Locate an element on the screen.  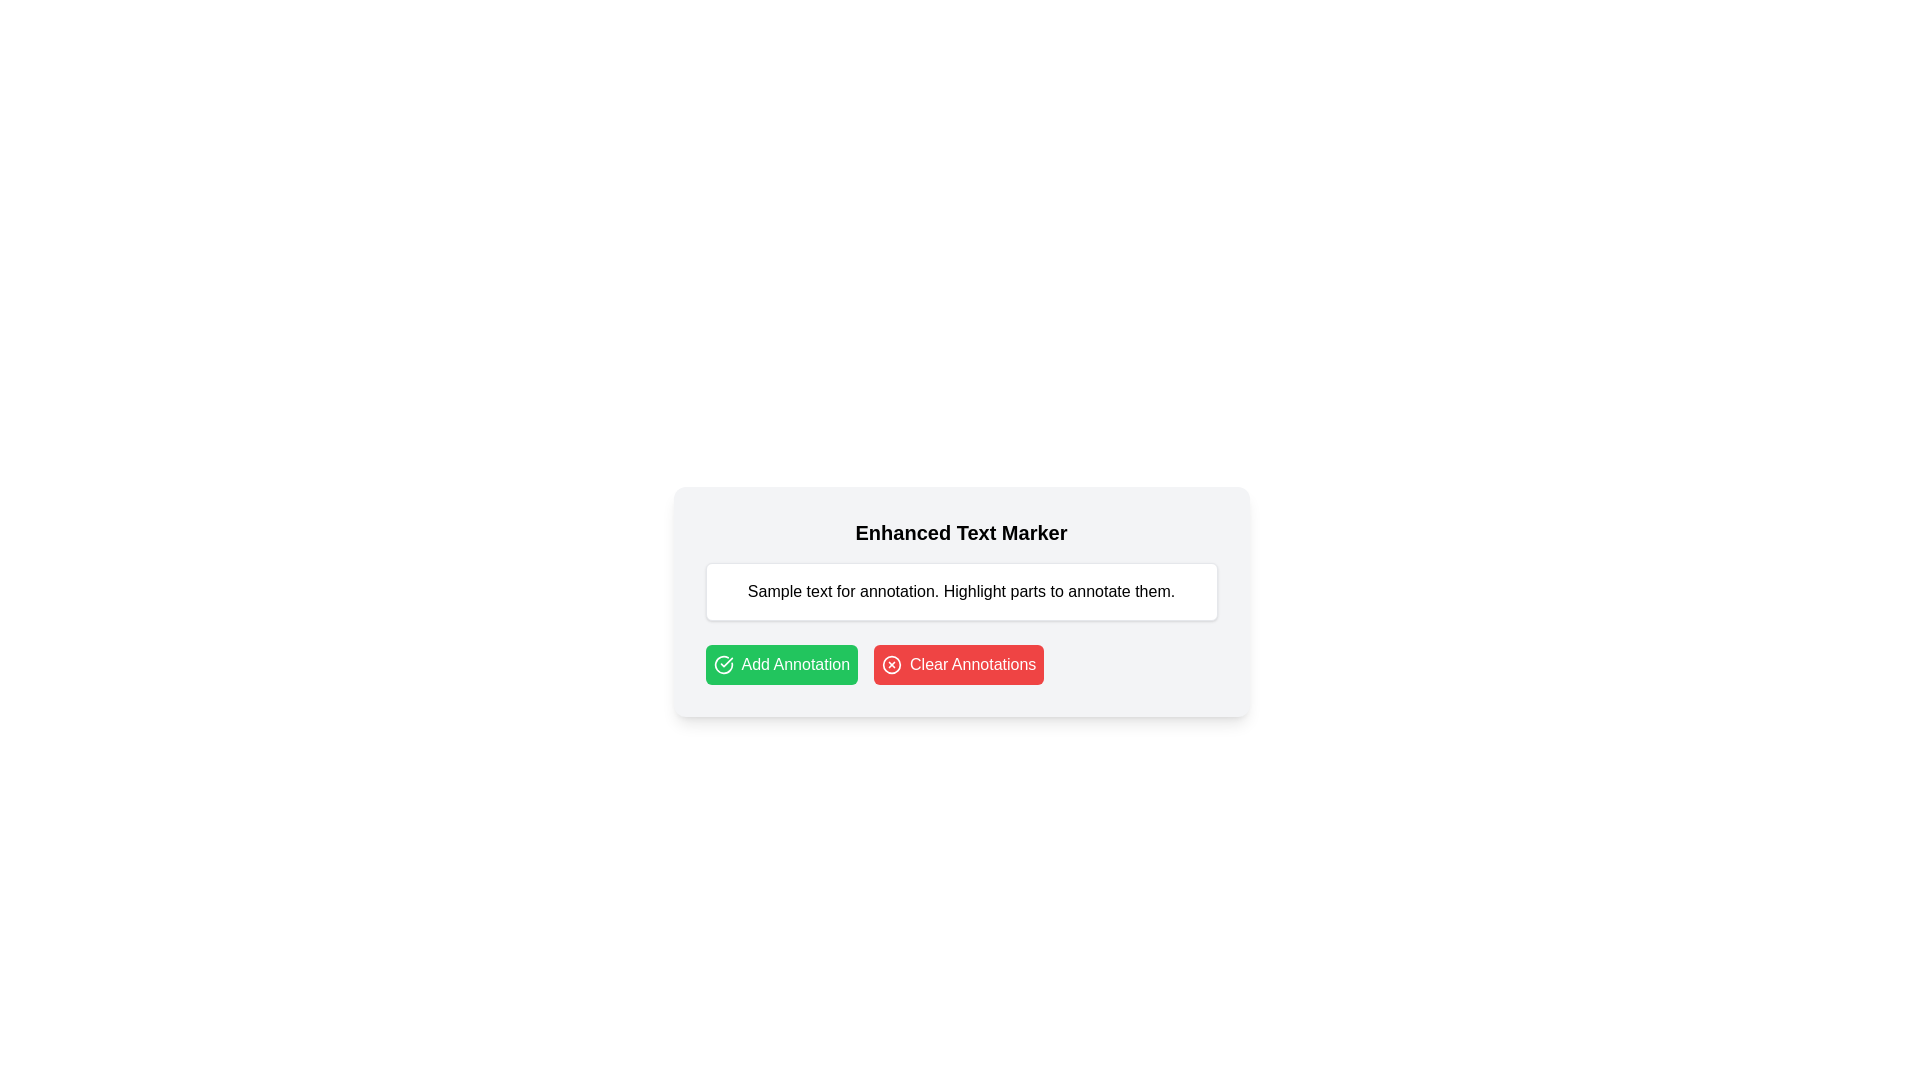
the character 't', which is the 39th character in the text input box centered in the interface is located at coordinates (1003, 590).